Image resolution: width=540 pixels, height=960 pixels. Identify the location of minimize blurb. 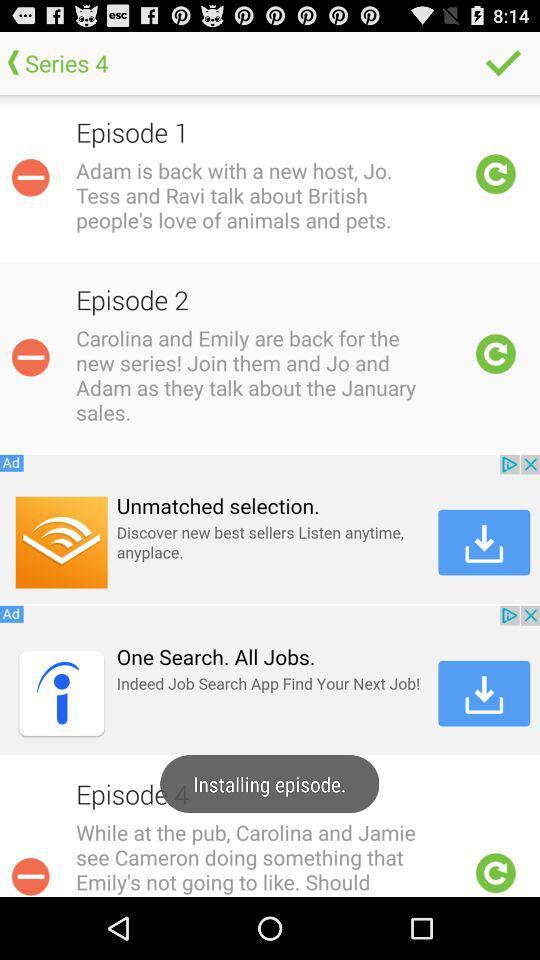
(29, 357).